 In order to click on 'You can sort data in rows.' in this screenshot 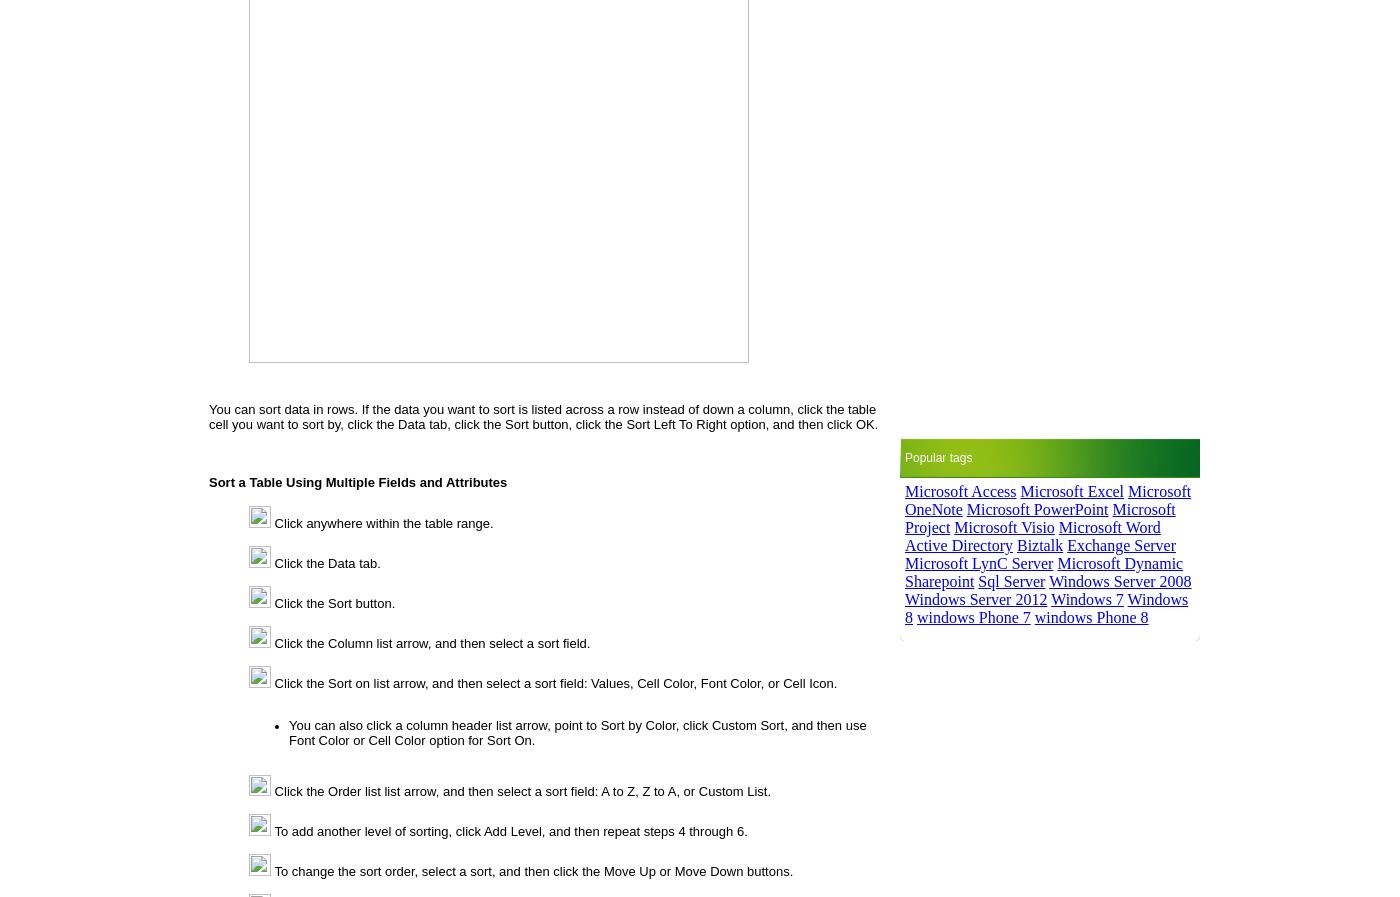, I will do `click(283, 407)`.